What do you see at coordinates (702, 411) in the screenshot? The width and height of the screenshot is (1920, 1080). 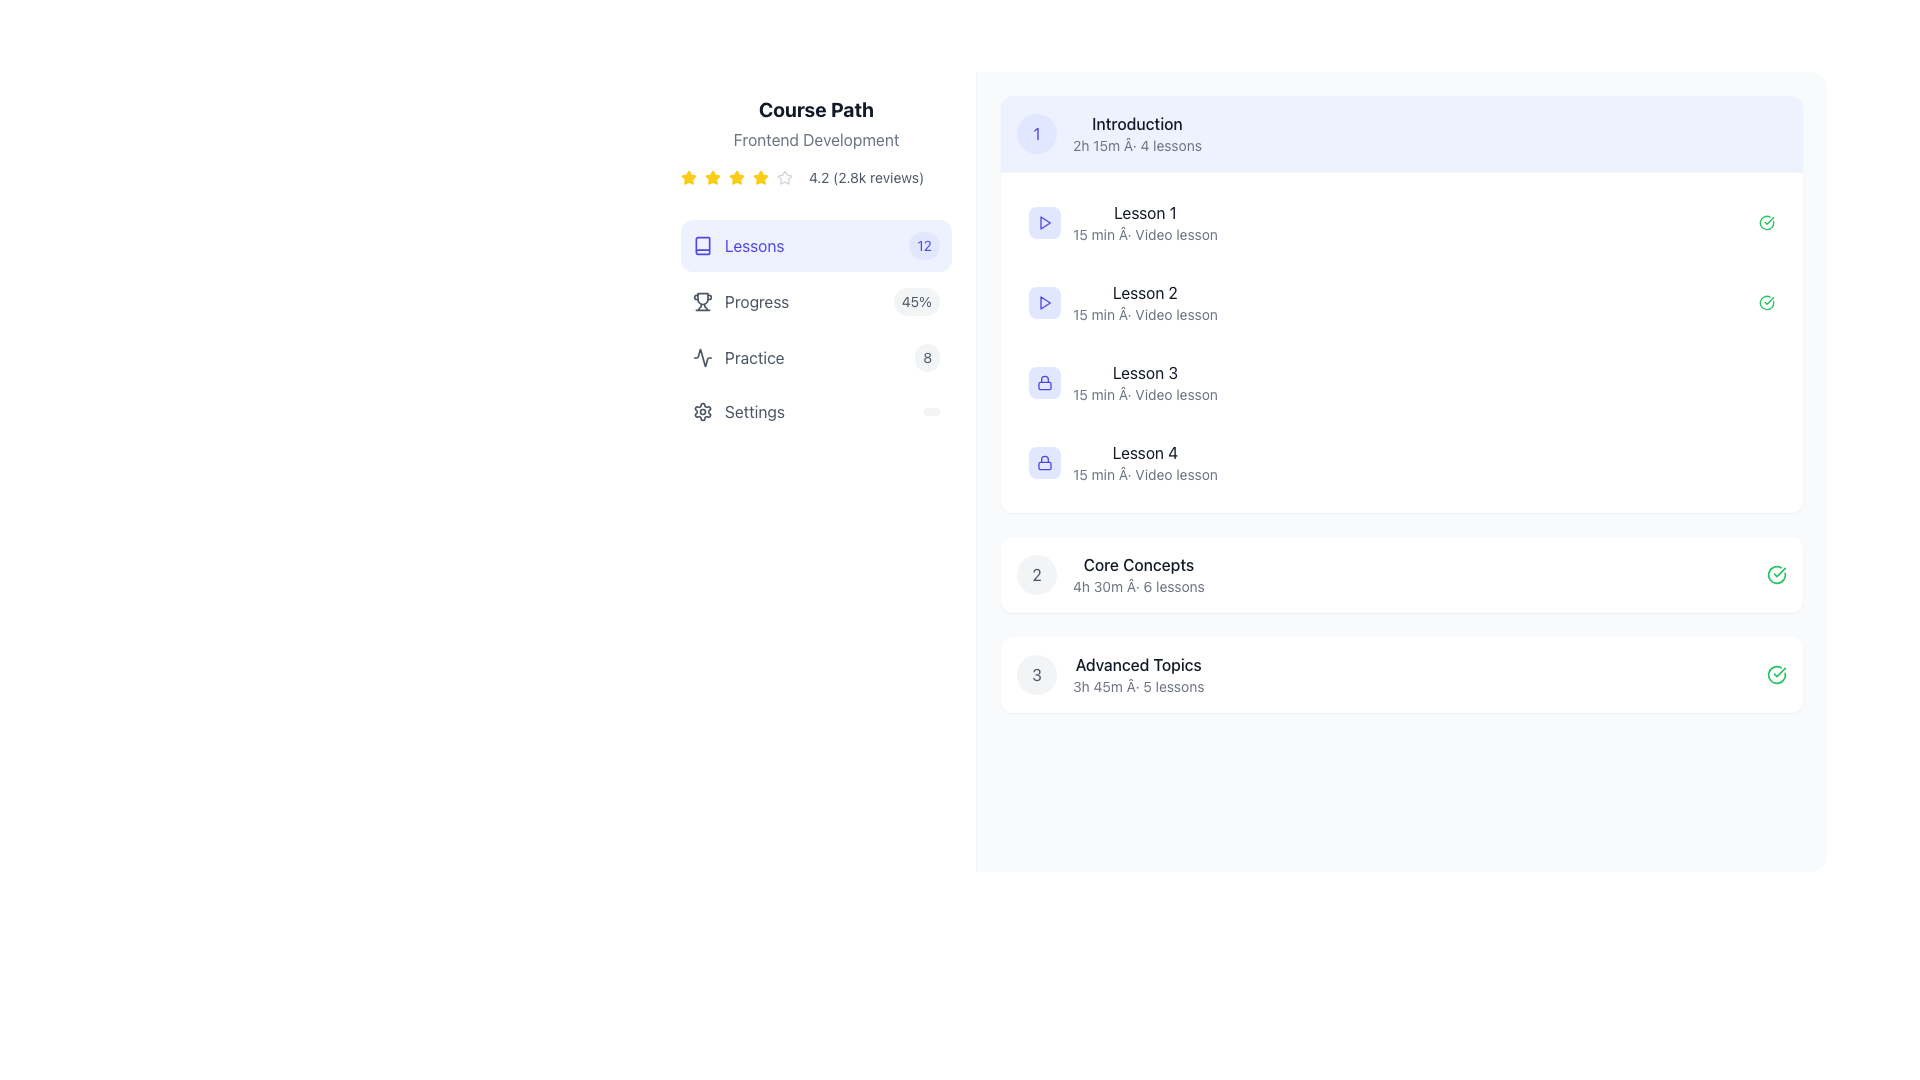 I see `the gear icon on the left side of the settings section` at bounding box center [702, 411].